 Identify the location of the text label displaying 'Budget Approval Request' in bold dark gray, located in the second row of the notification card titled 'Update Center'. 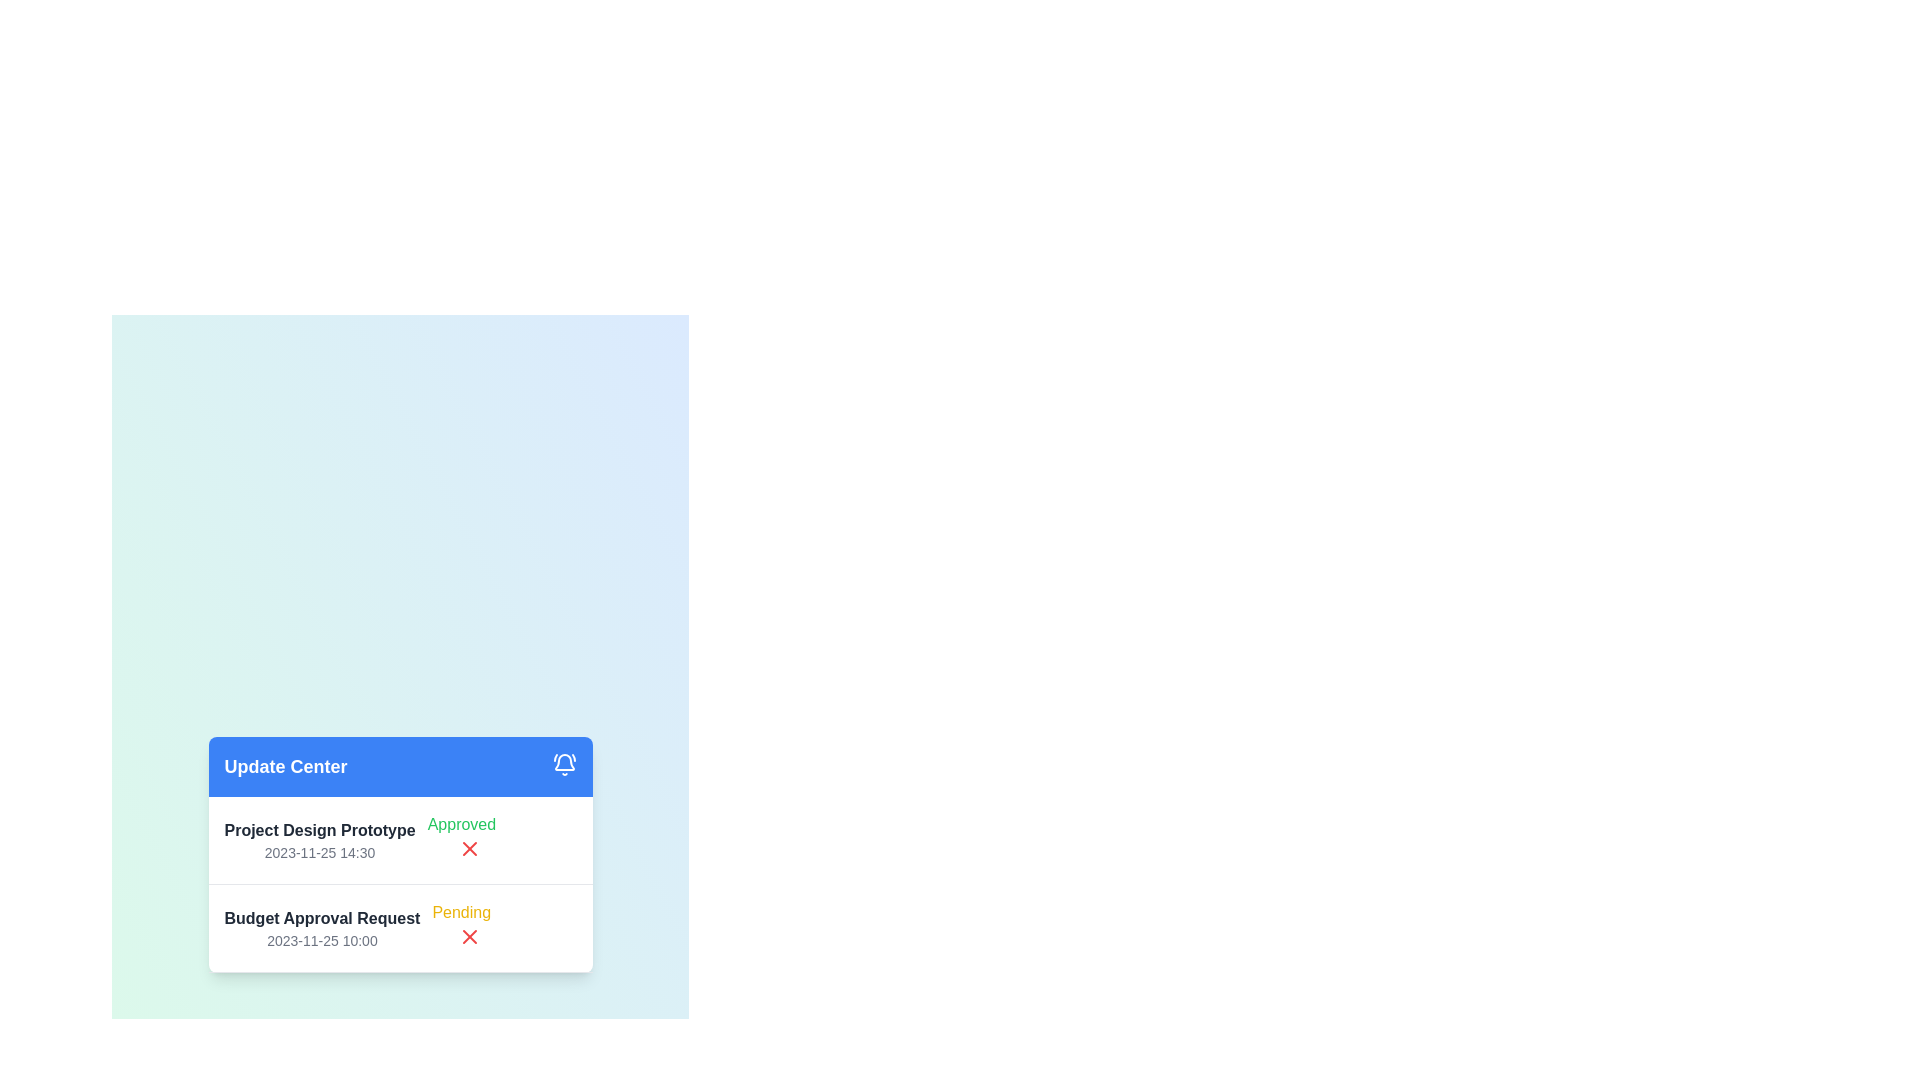
(322, 918).